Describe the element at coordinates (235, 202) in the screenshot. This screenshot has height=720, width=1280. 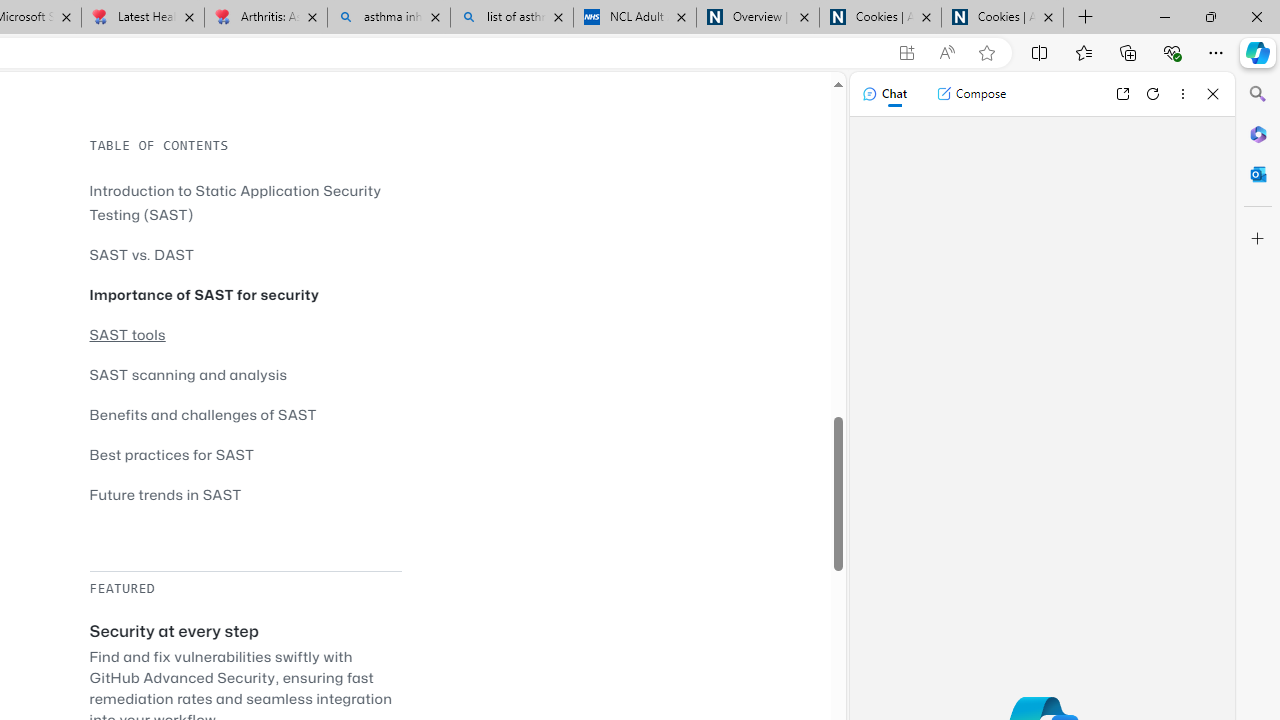
I see `'Introduction to Static Application Security Testing (SAST)'` at that location.